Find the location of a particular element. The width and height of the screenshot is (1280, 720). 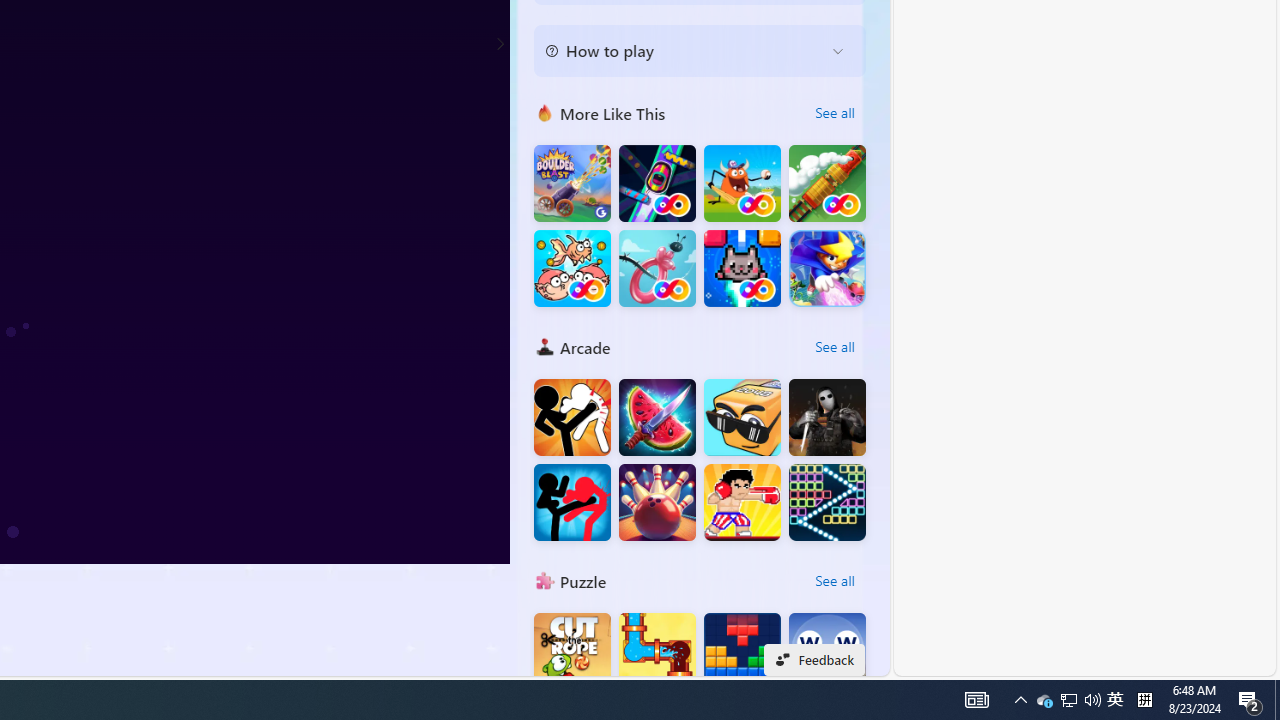

'Plumber World' is located at coordinates (657, 651).